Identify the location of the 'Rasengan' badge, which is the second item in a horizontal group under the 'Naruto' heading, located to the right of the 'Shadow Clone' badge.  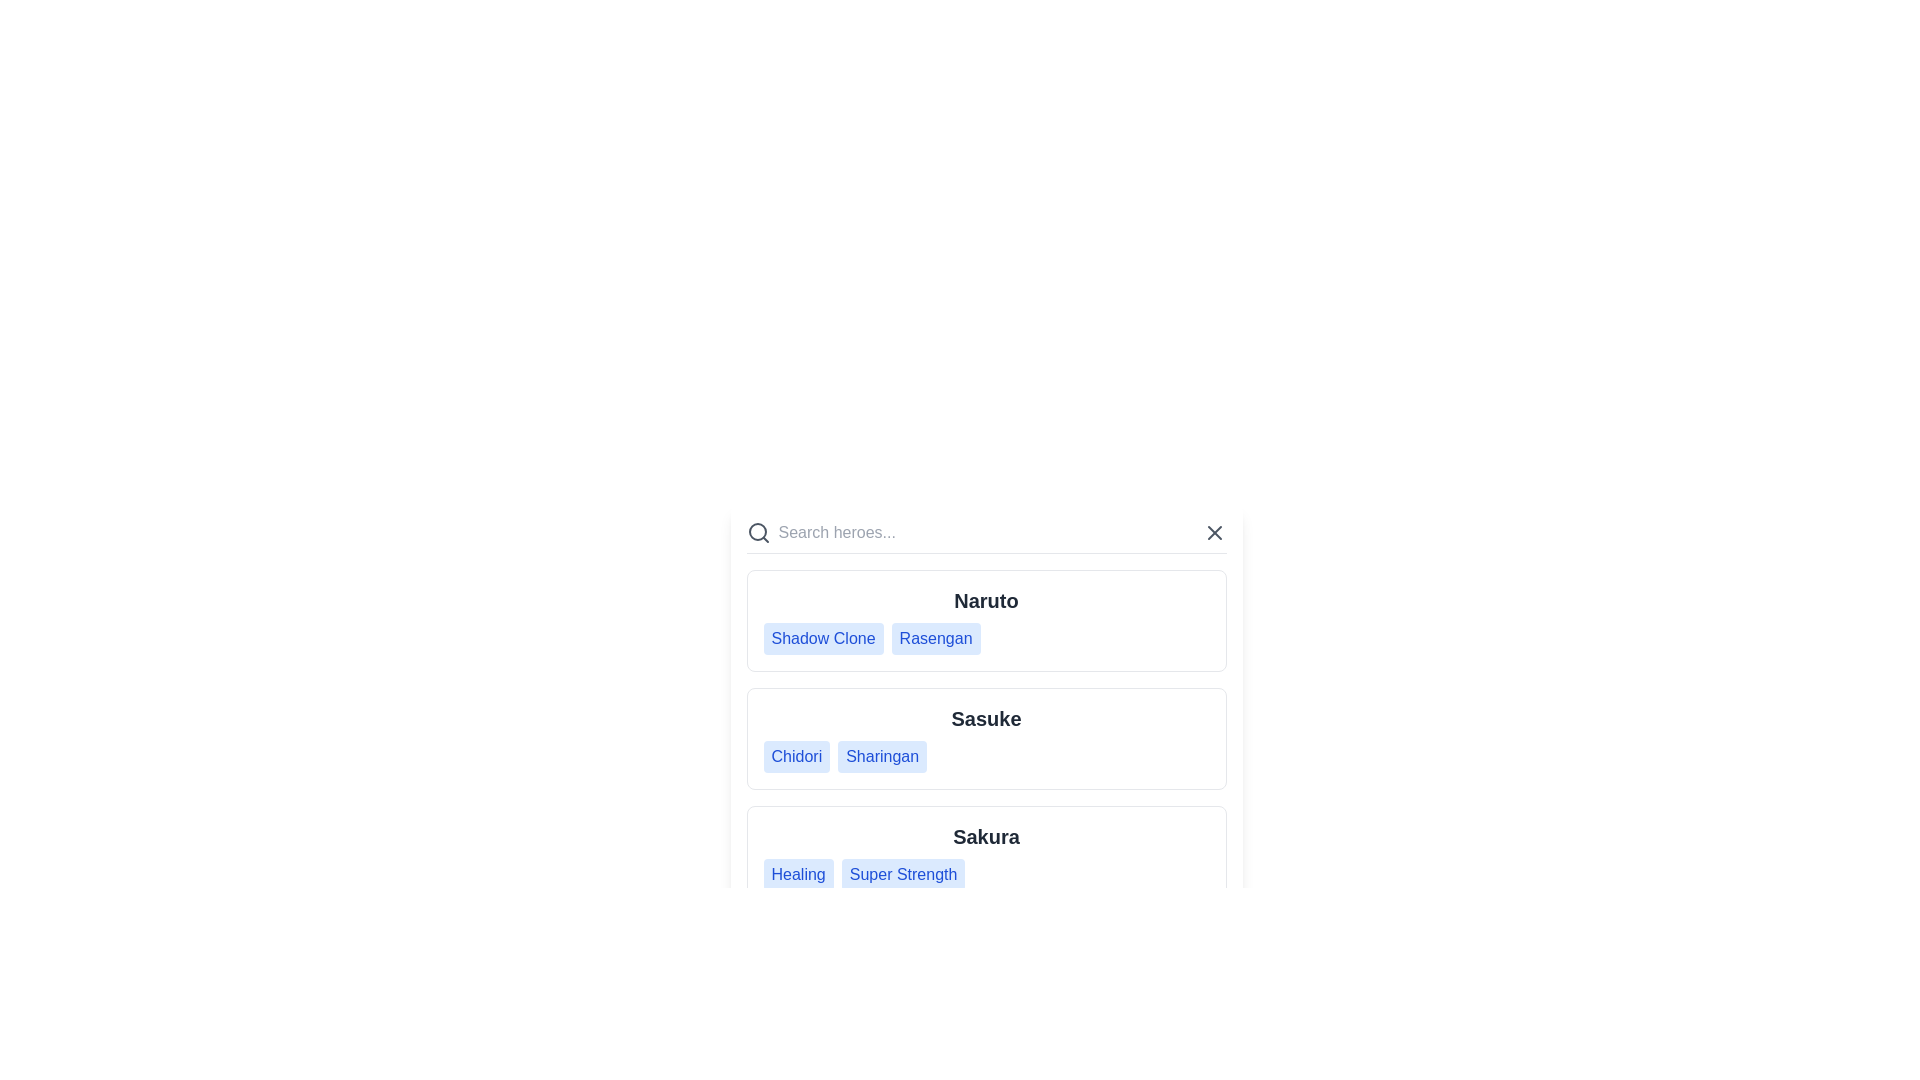
(935, 639).